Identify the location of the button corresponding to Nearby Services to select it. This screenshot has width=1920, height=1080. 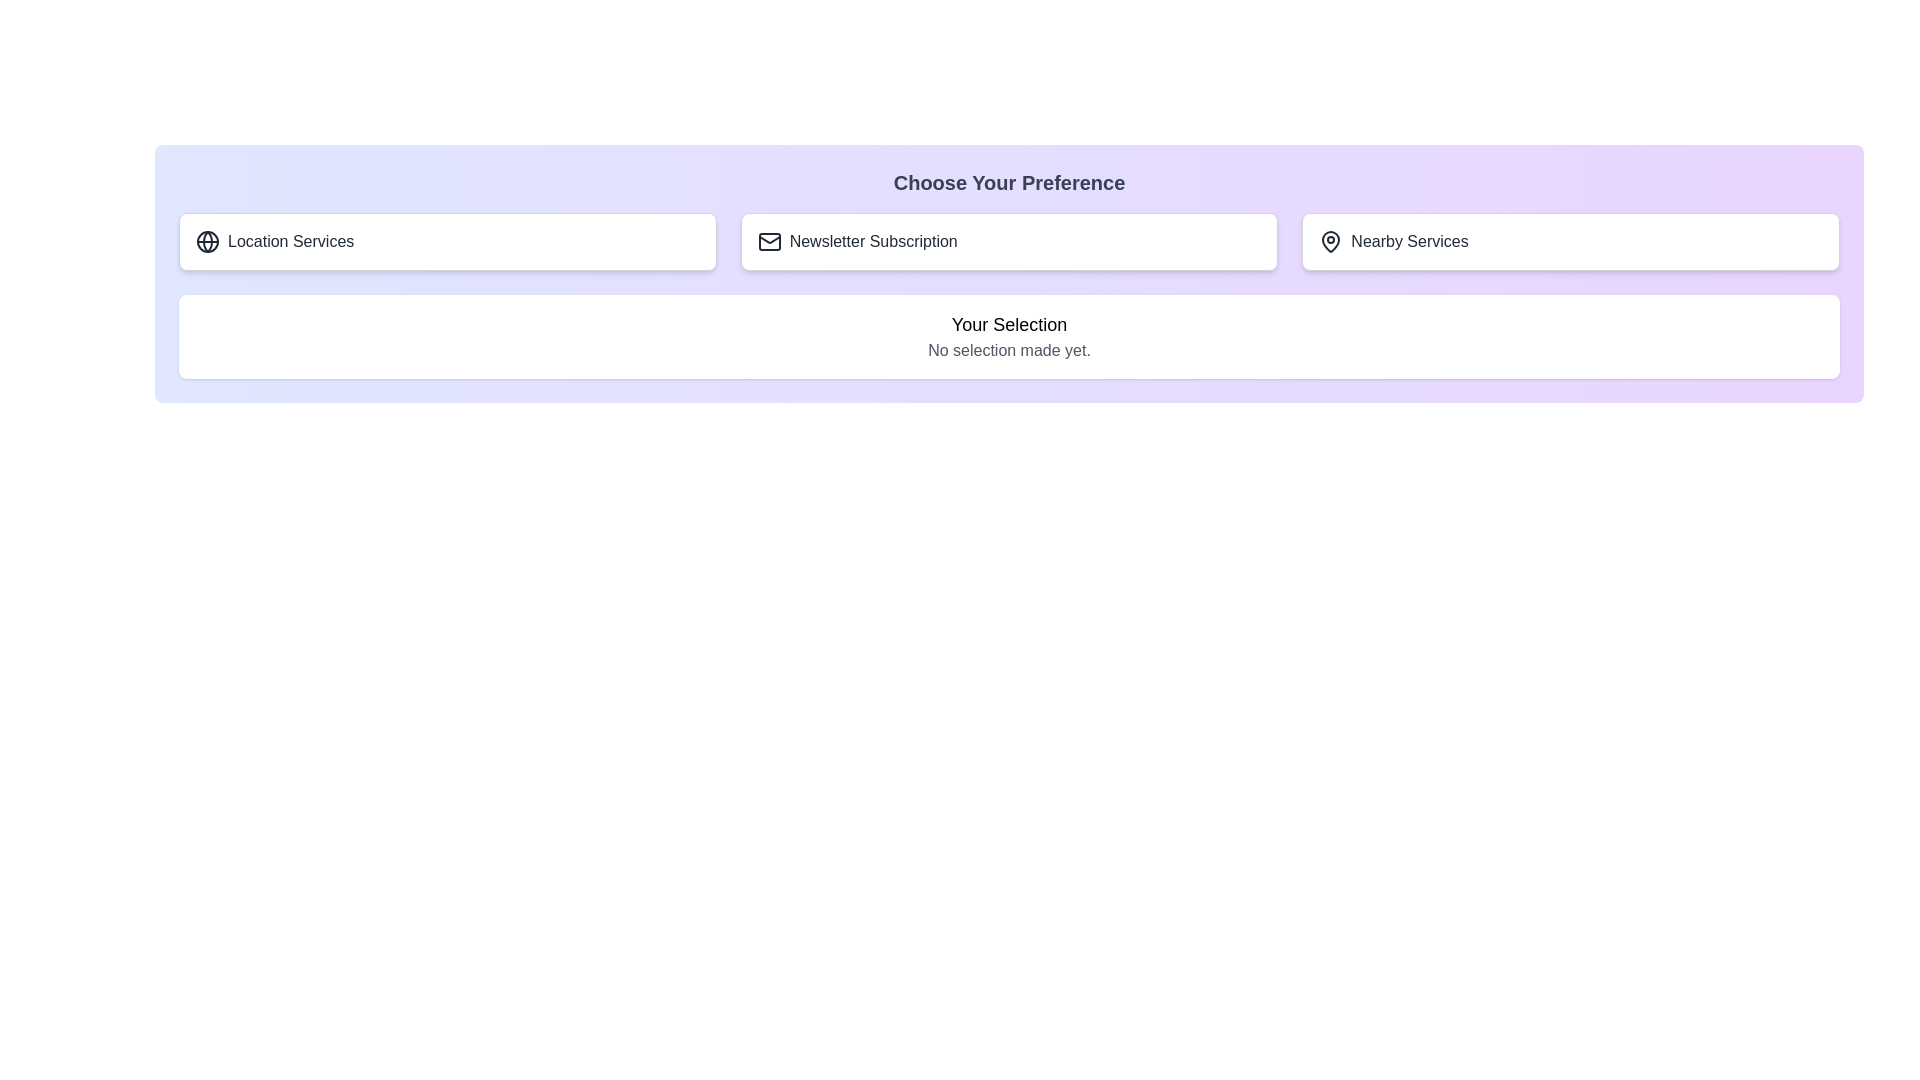
(1570, 241).